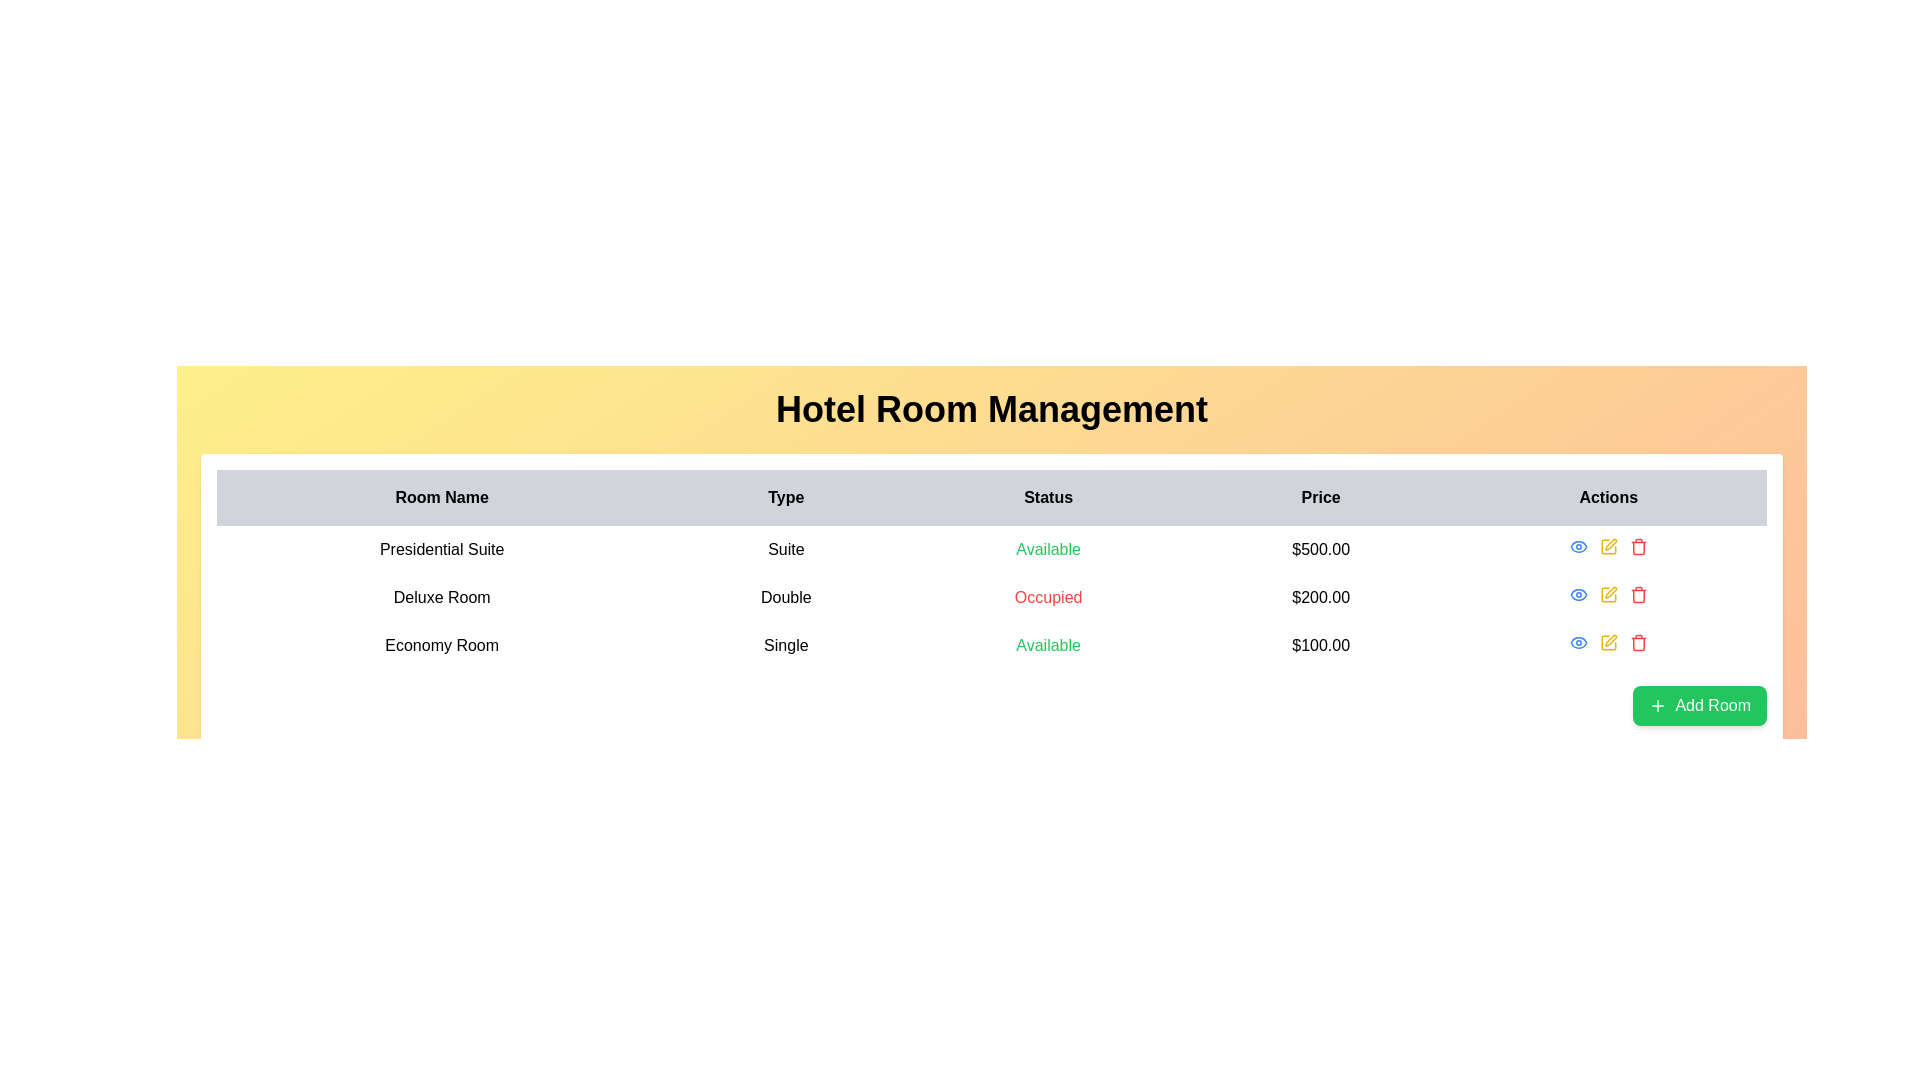 The image size is (1920, 1080). Describe the element at coordinates (1608, 593) in the screenshot. I see `the pencil icon in the 'Actions' column for the 'Deluxe Room' row to initiate the edit function` at that location.